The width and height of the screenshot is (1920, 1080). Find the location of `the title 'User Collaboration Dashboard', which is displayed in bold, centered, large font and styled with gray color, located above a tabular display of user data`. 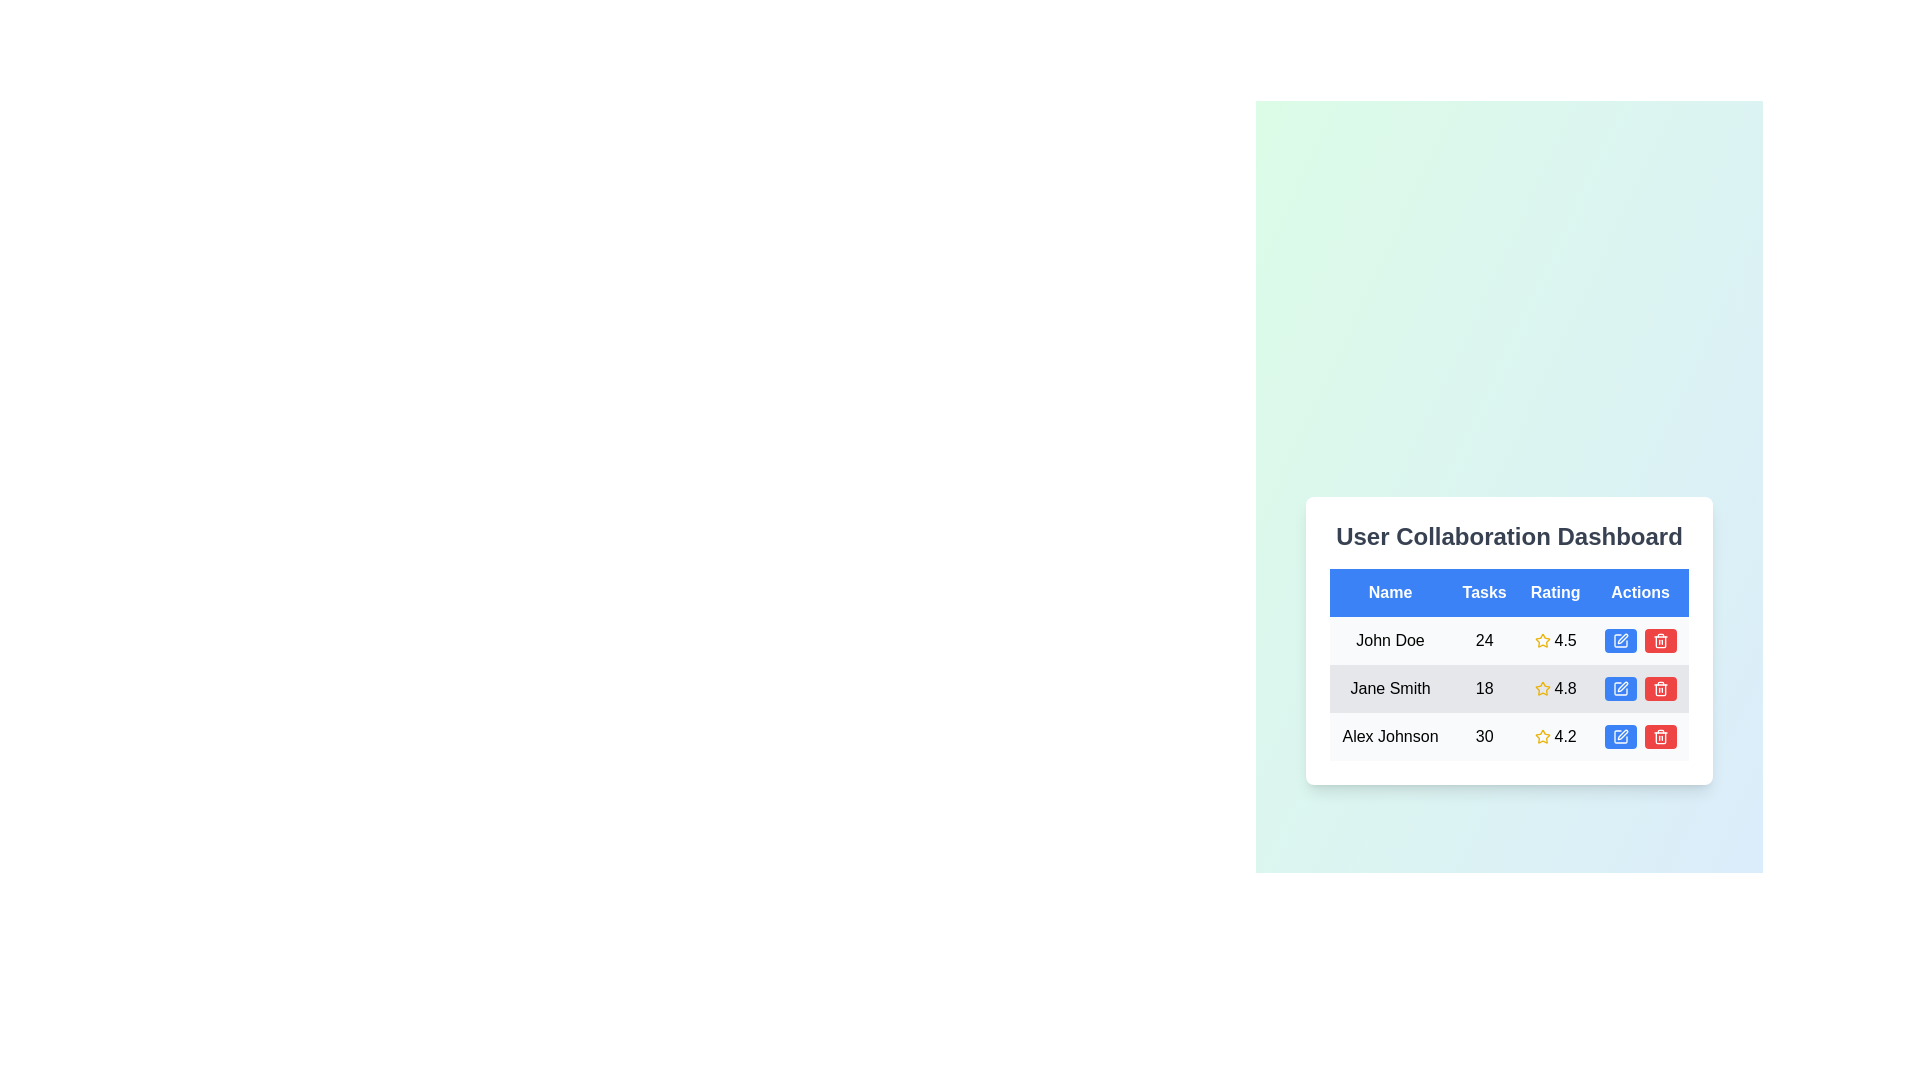

the title 'User Collaboration Dashboard', which is displayed in bold, centered, large font and styled with gray color, located above a tabular display of user data is located at coordinates (1509, 535).